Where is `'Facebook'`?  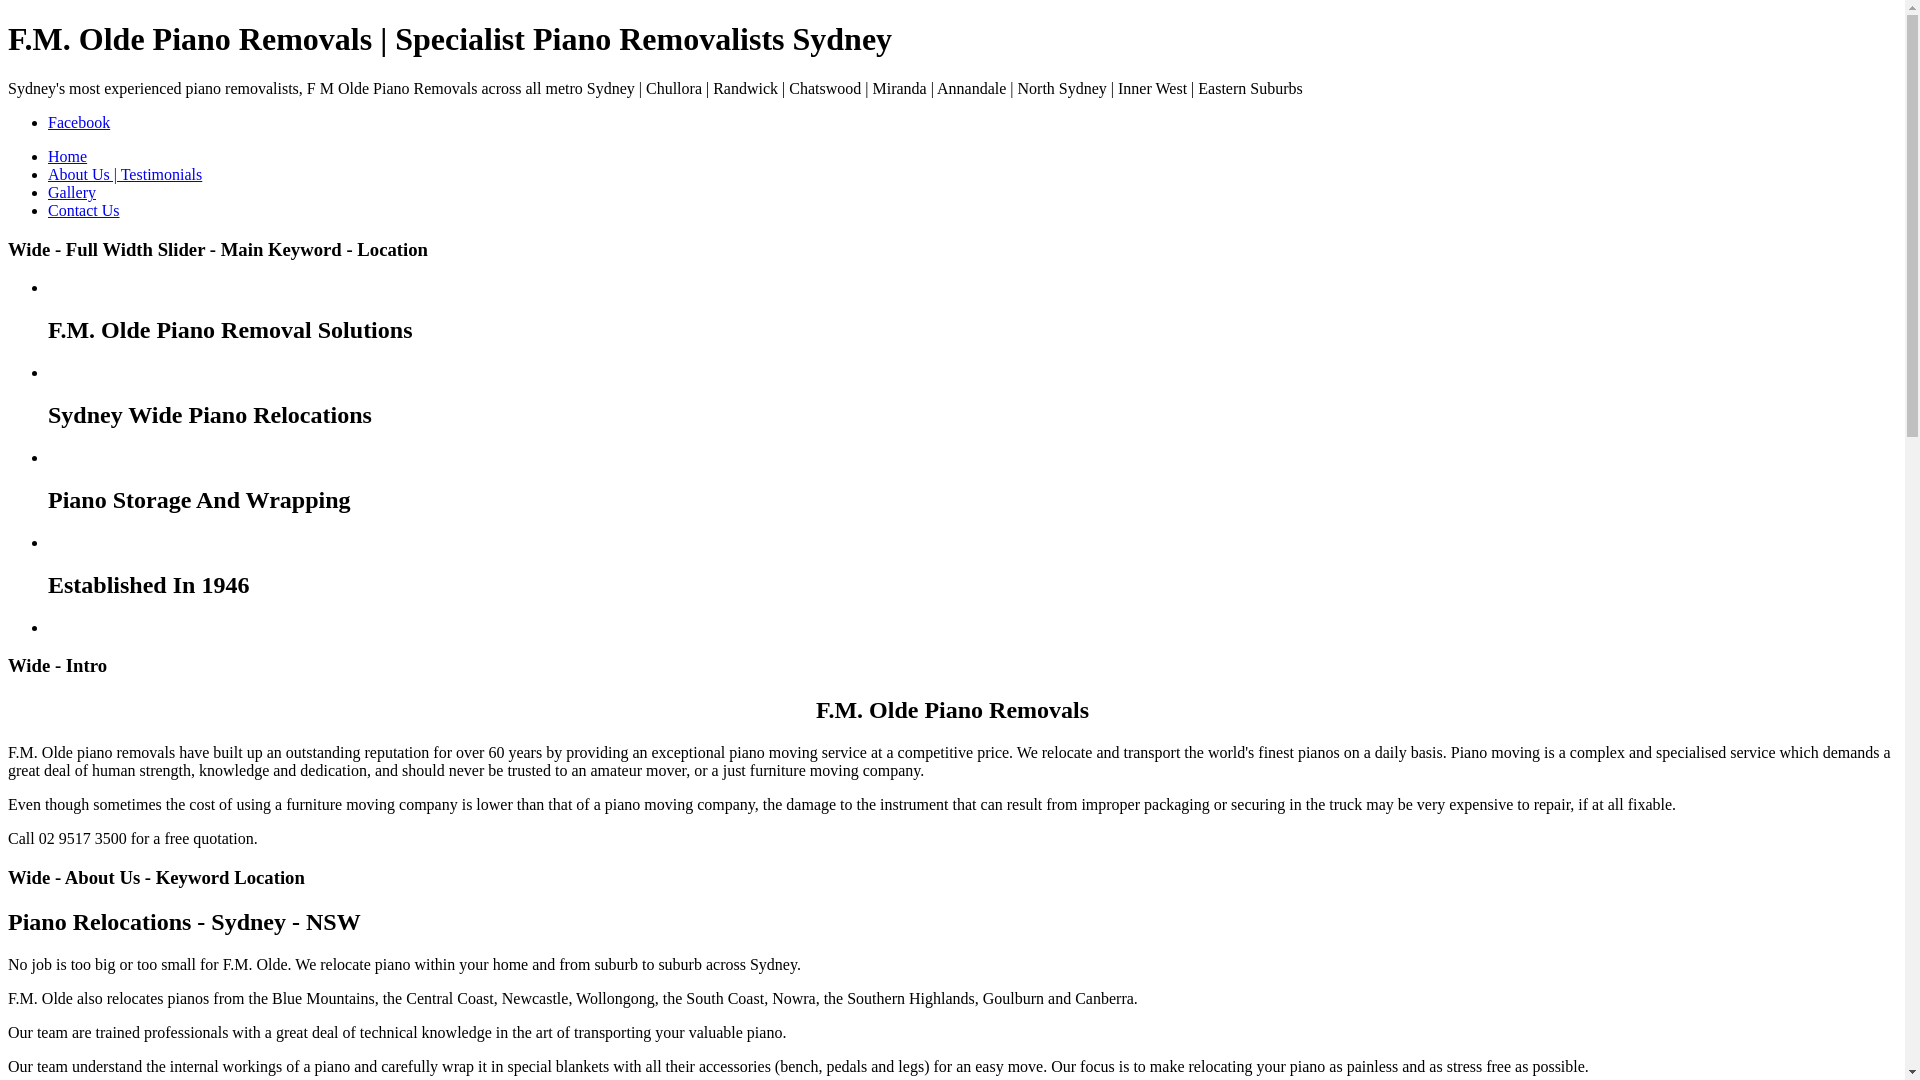 'Facebook' is located at coordinates (78, 122).